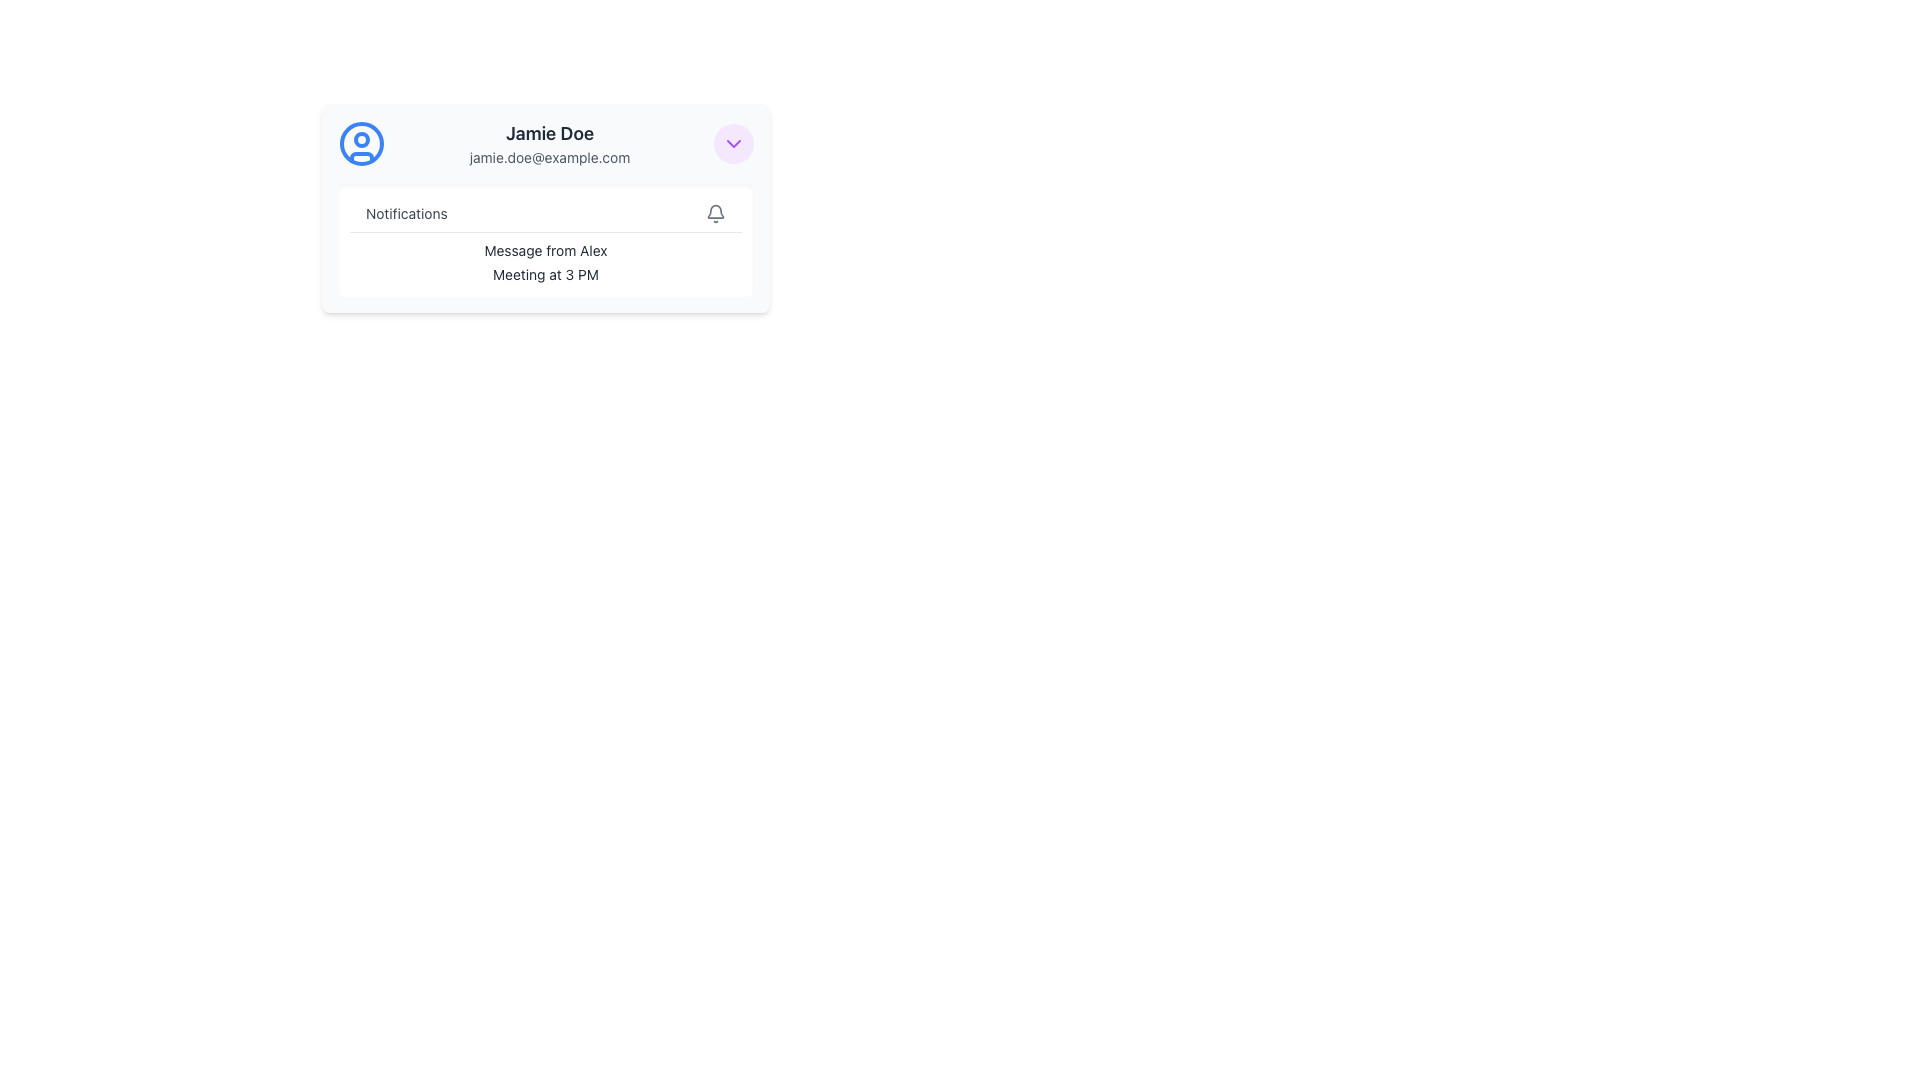 The image size is (1920, 1080). What do you see at coordinates (361, 142) in the screenshot?
I see `the circular user icon with a blue outline representing a person, located to the left of the text 'Jamie Doe' and 'jamie.doe@example.com'` at bounding box center [361, 142].